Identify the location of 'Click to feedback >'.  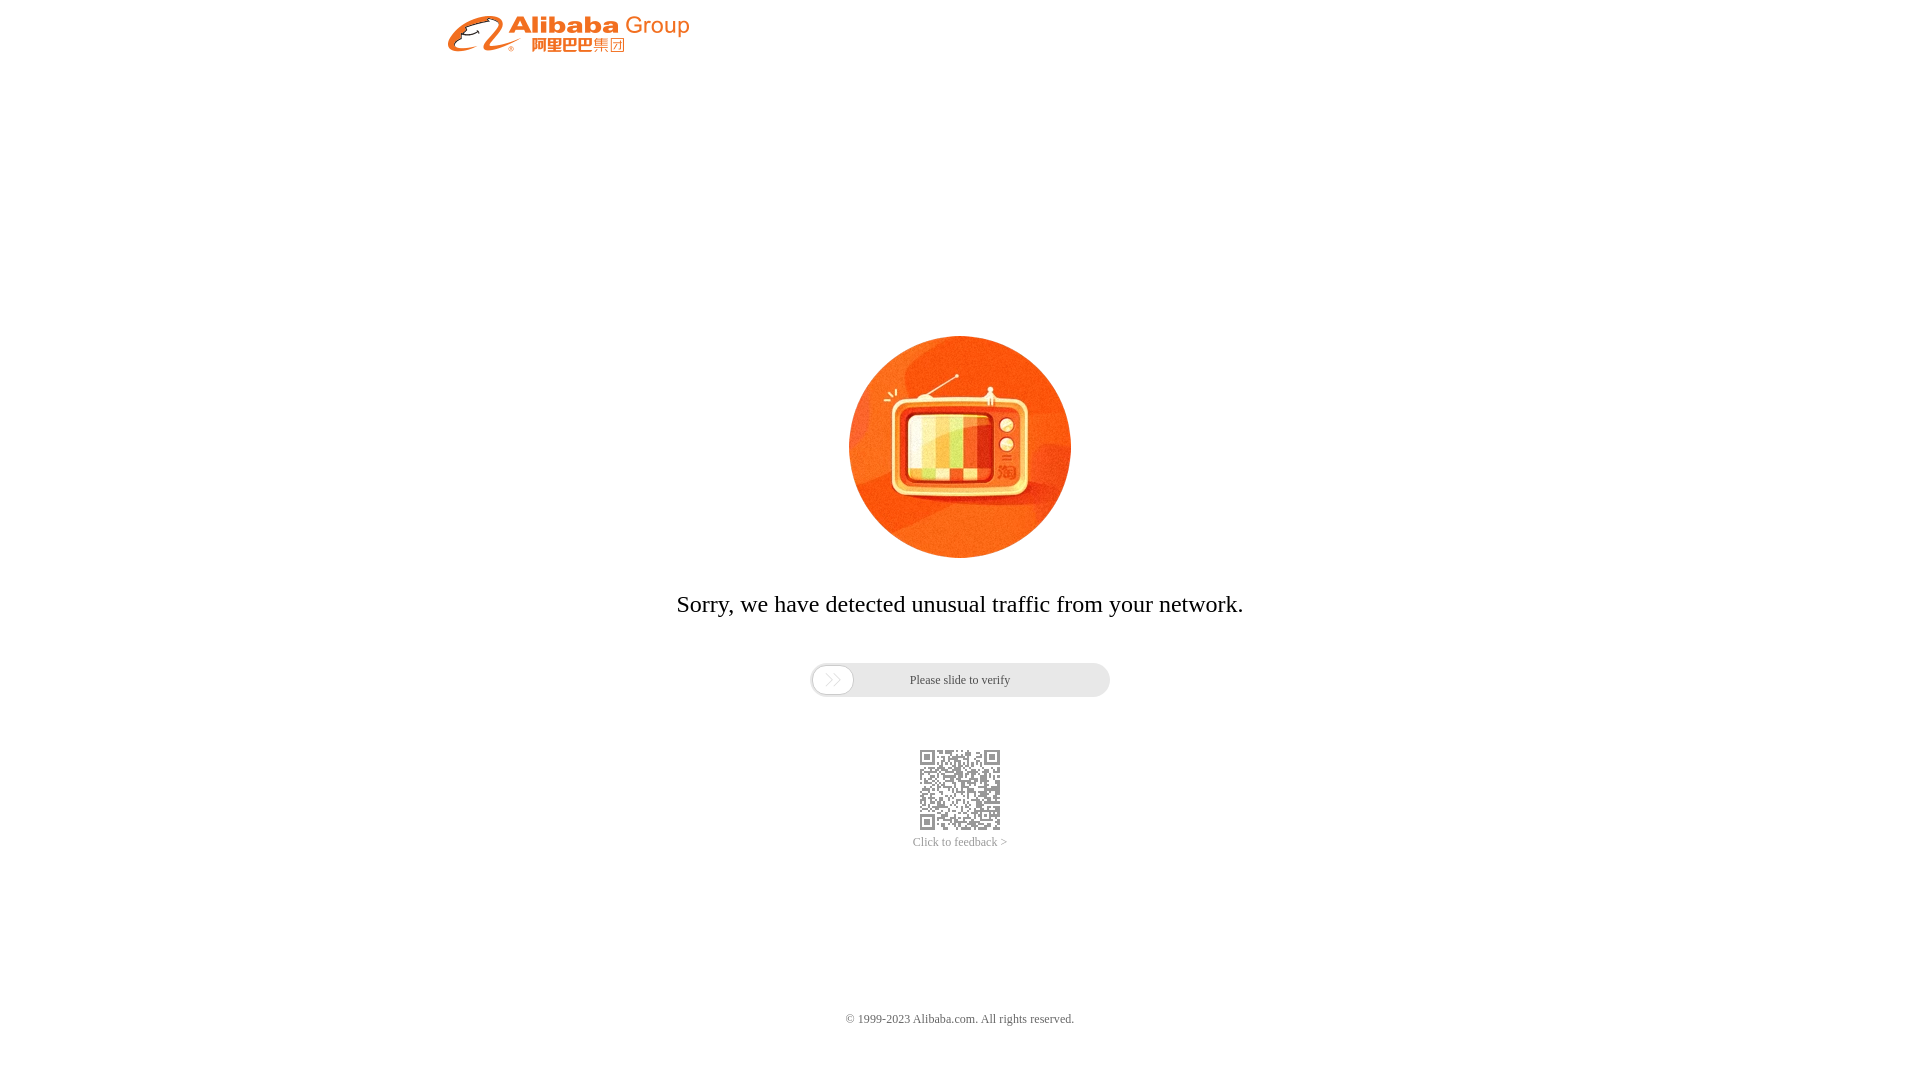
(911, 842).